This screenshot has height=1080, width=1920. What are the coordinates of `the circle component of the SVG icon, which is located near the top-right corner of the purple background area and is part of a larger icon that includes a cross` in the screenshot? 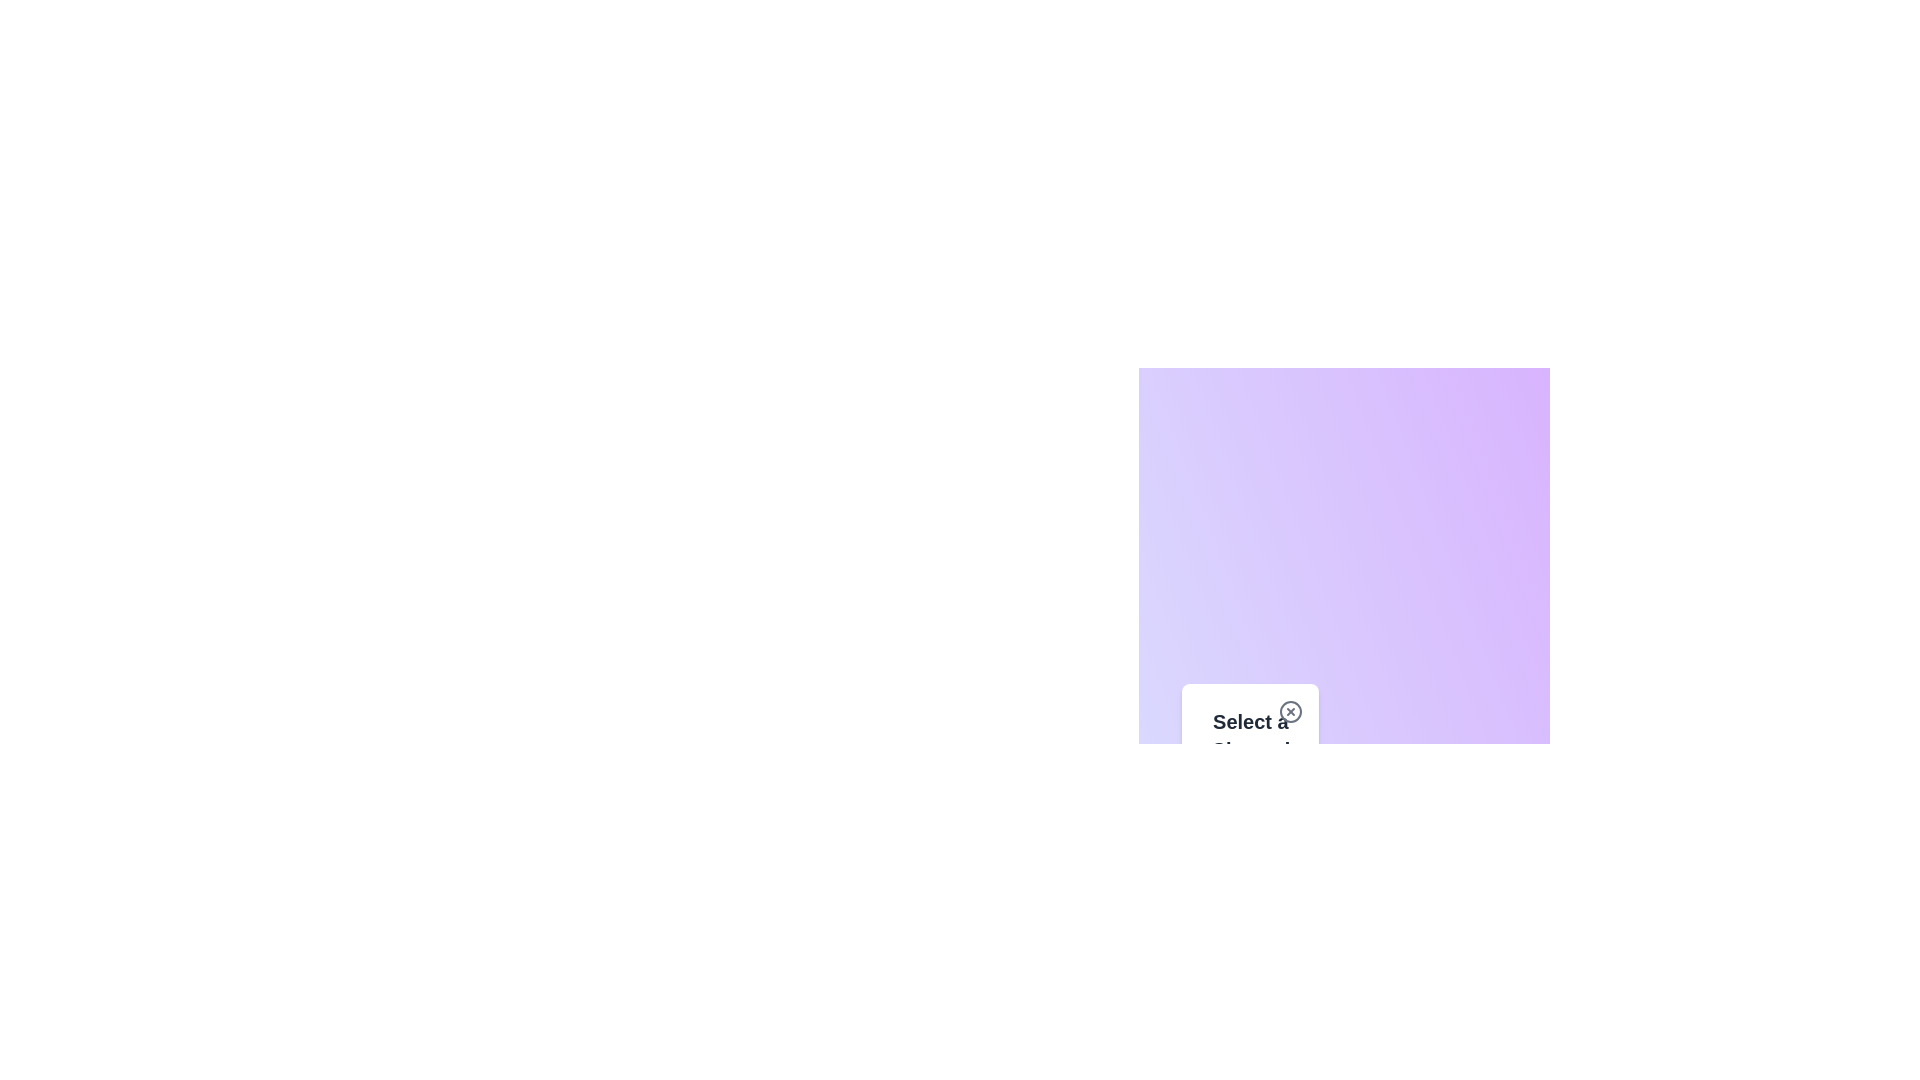 It's located at (1291, 711).